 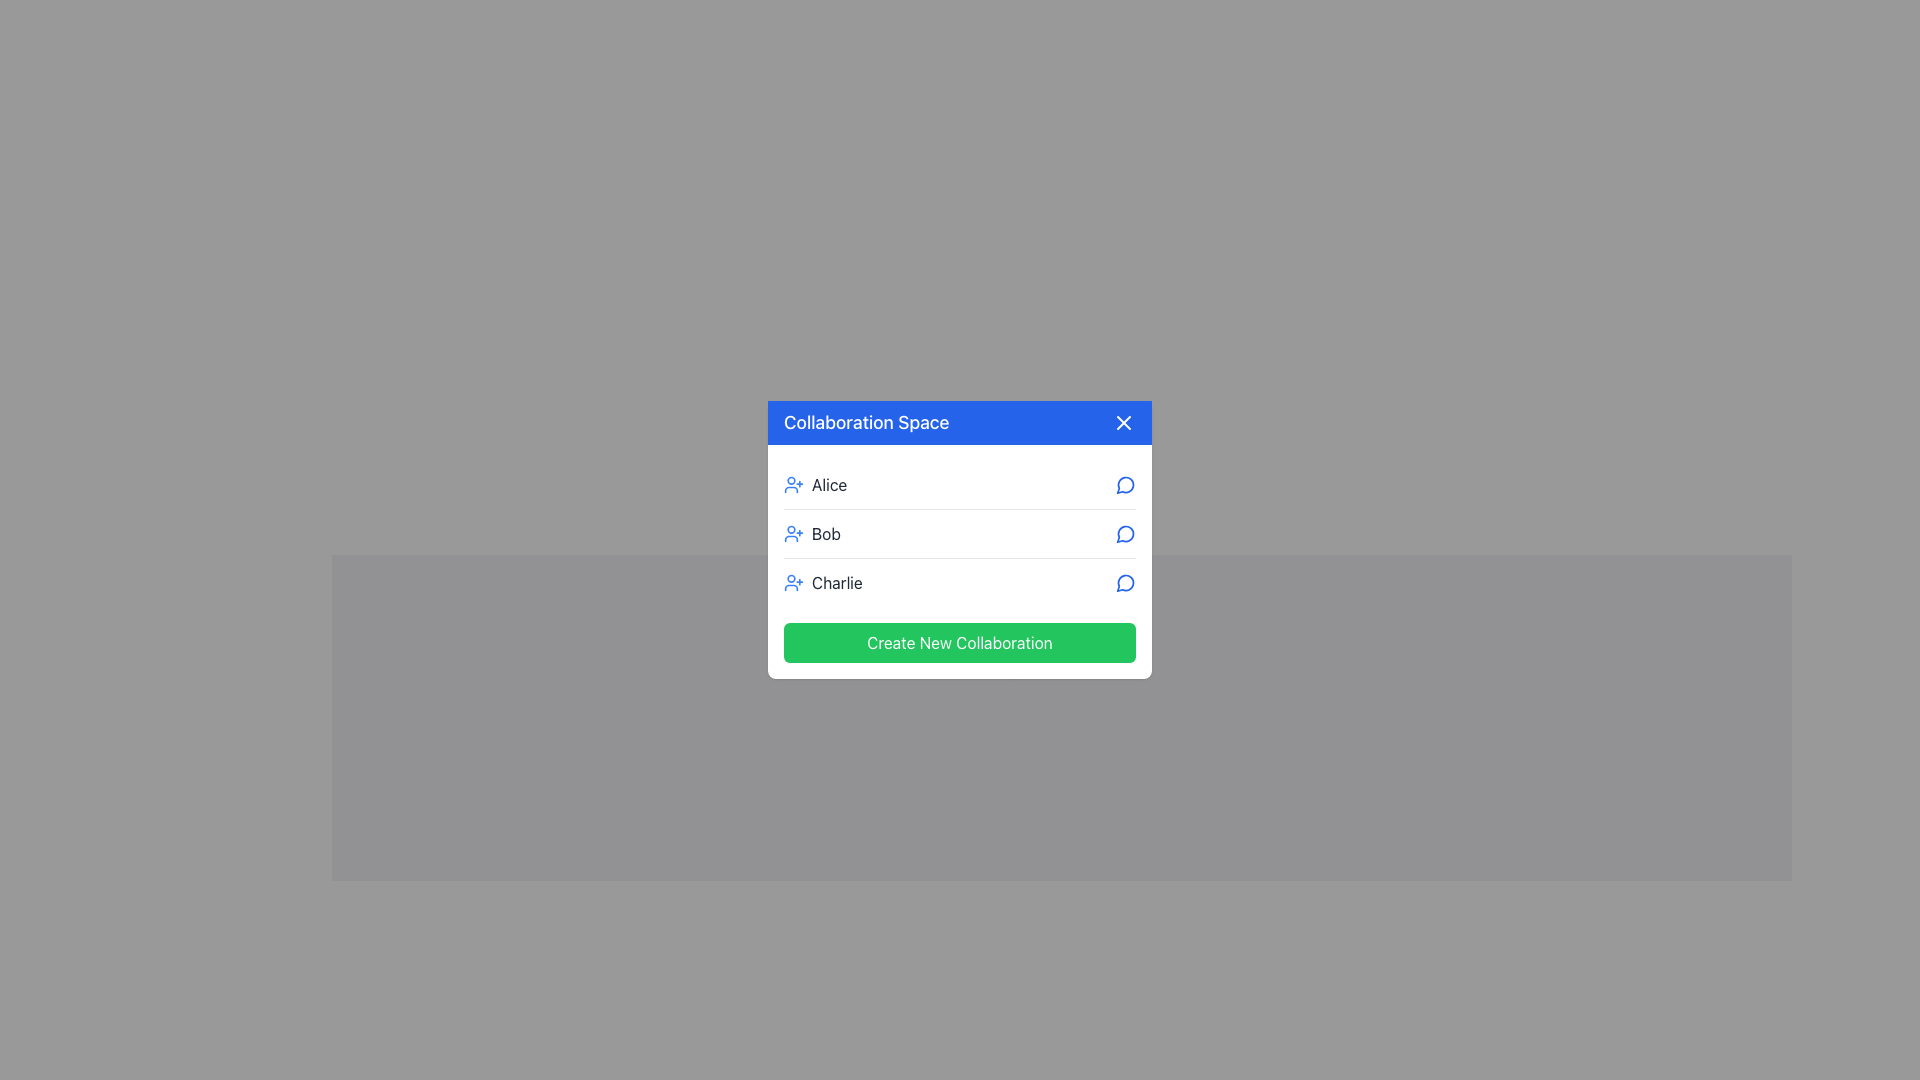 What do you see at coordinates (823, 582) in the screenshot?
I see `the name 'Charlie' in the 'Collaboration Space' dialog interface, which features a nearby add user icon and is the third item in the list` at bounding box center [823, 582].